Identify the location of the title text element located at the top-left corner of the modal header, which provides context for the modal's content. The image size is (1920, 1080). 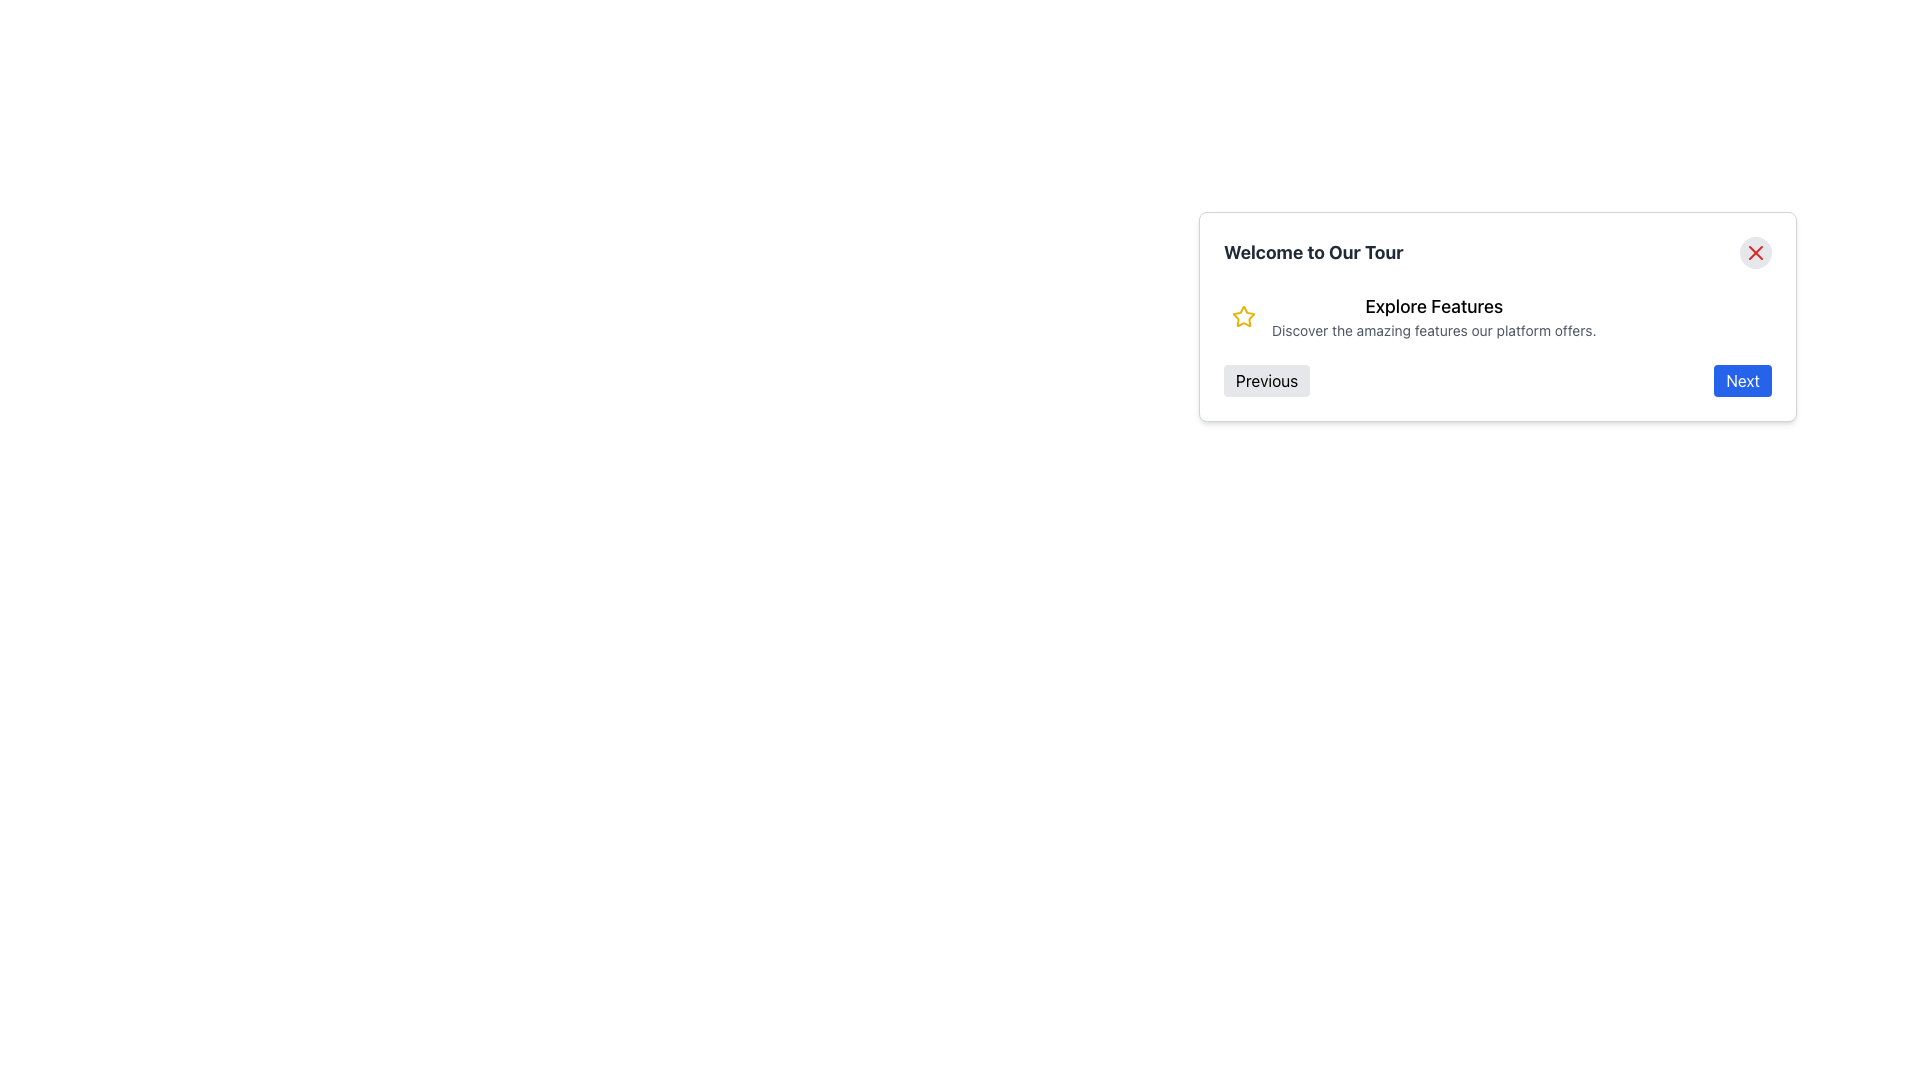
(1313, 252).